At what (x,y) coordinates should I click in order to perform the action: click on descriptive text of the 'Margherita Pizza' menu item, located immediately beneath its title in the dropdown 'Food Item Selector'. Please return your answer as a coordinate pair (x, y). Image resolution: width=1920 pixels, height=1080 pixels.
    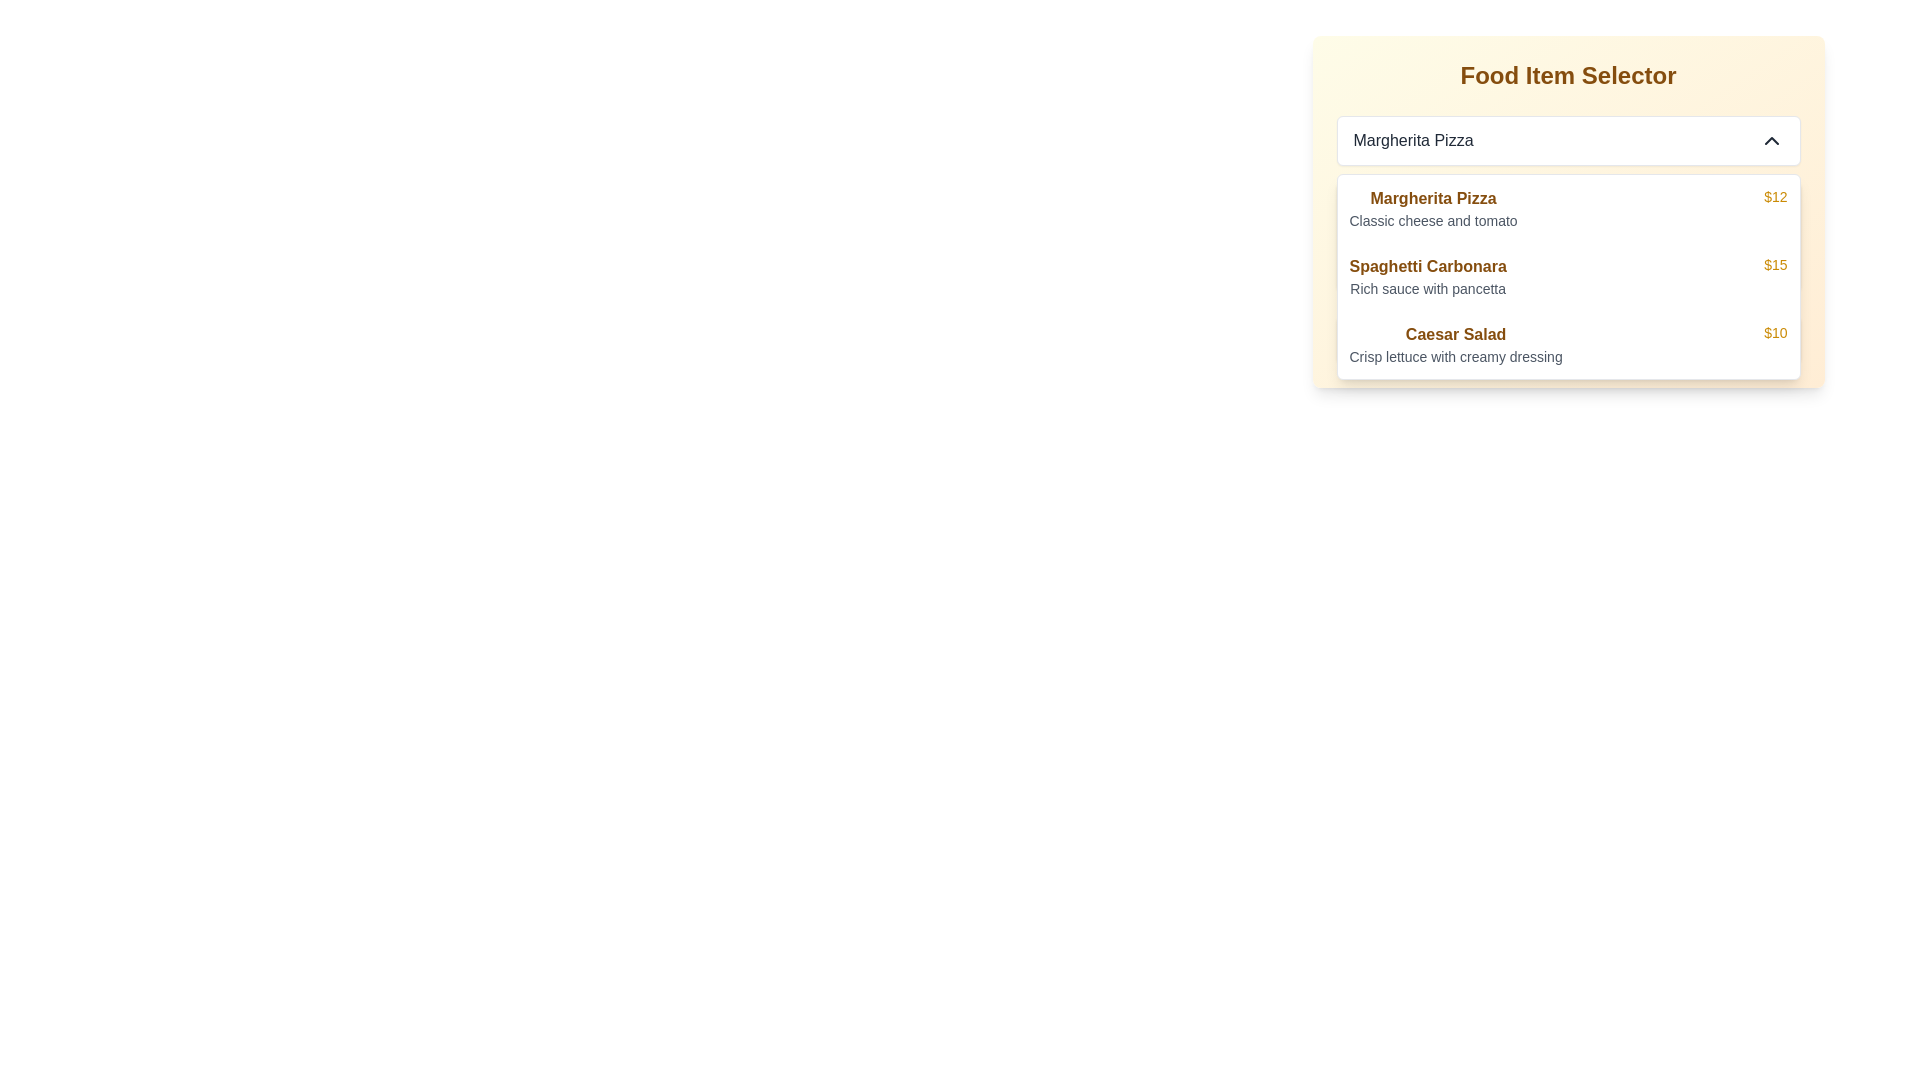
    Looking at the image, I should click on (1432, 220).